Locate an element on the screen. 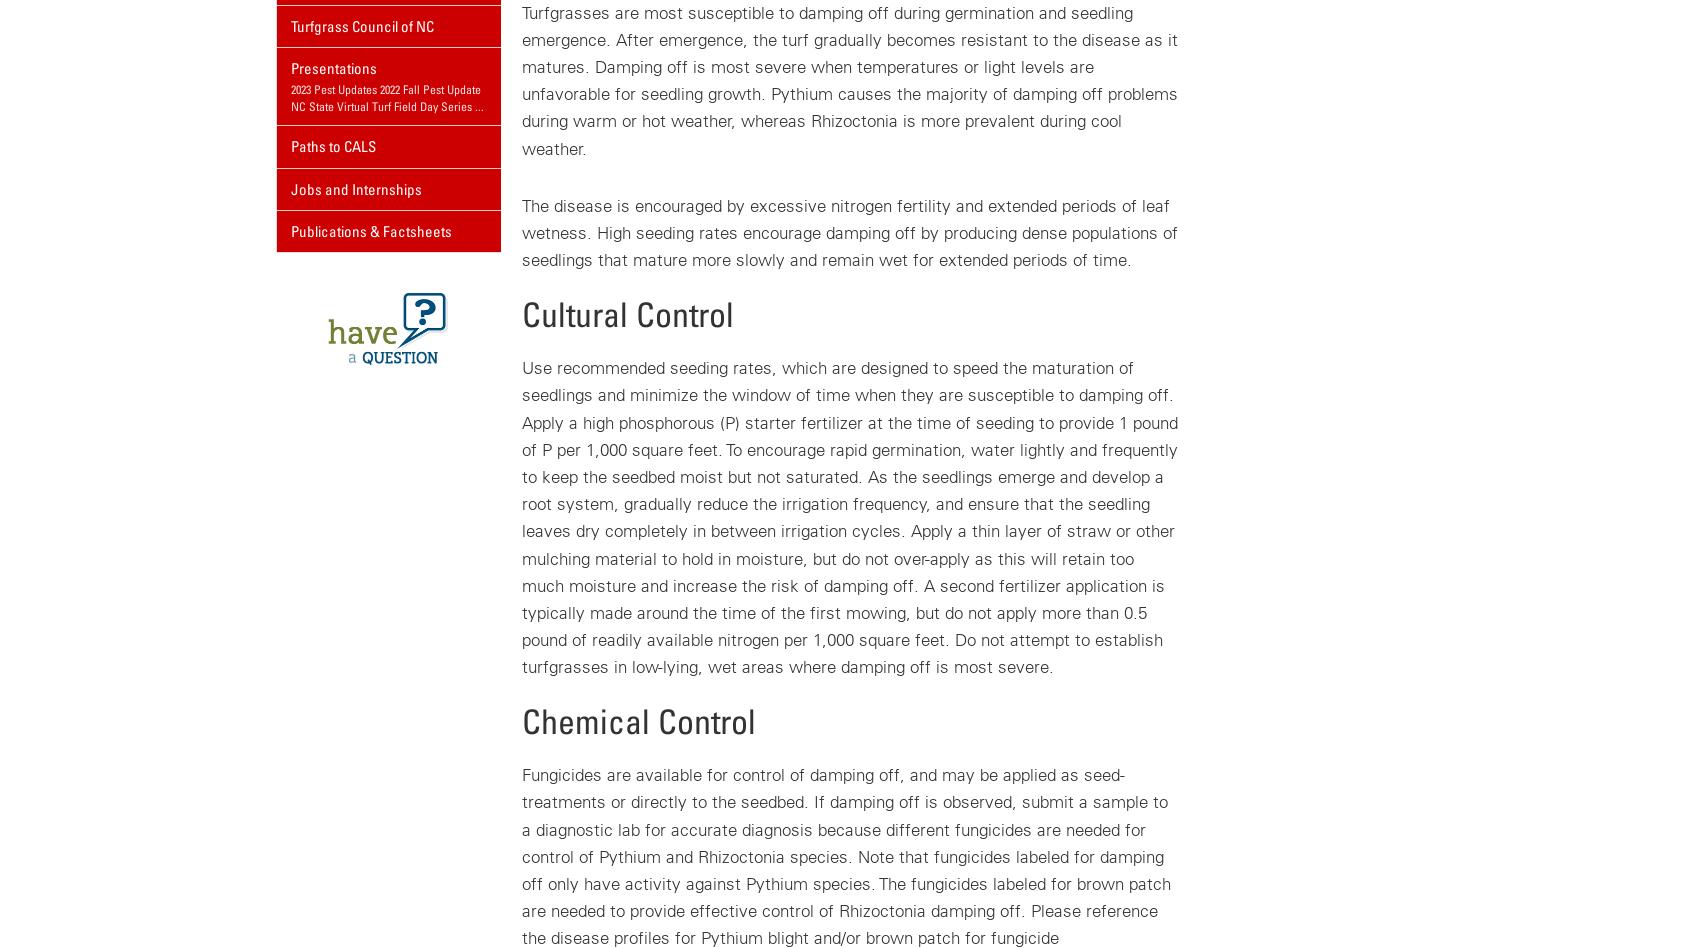 The image size is (1692, 948). 'Chemical Control' is located at coordinates (520, 720).